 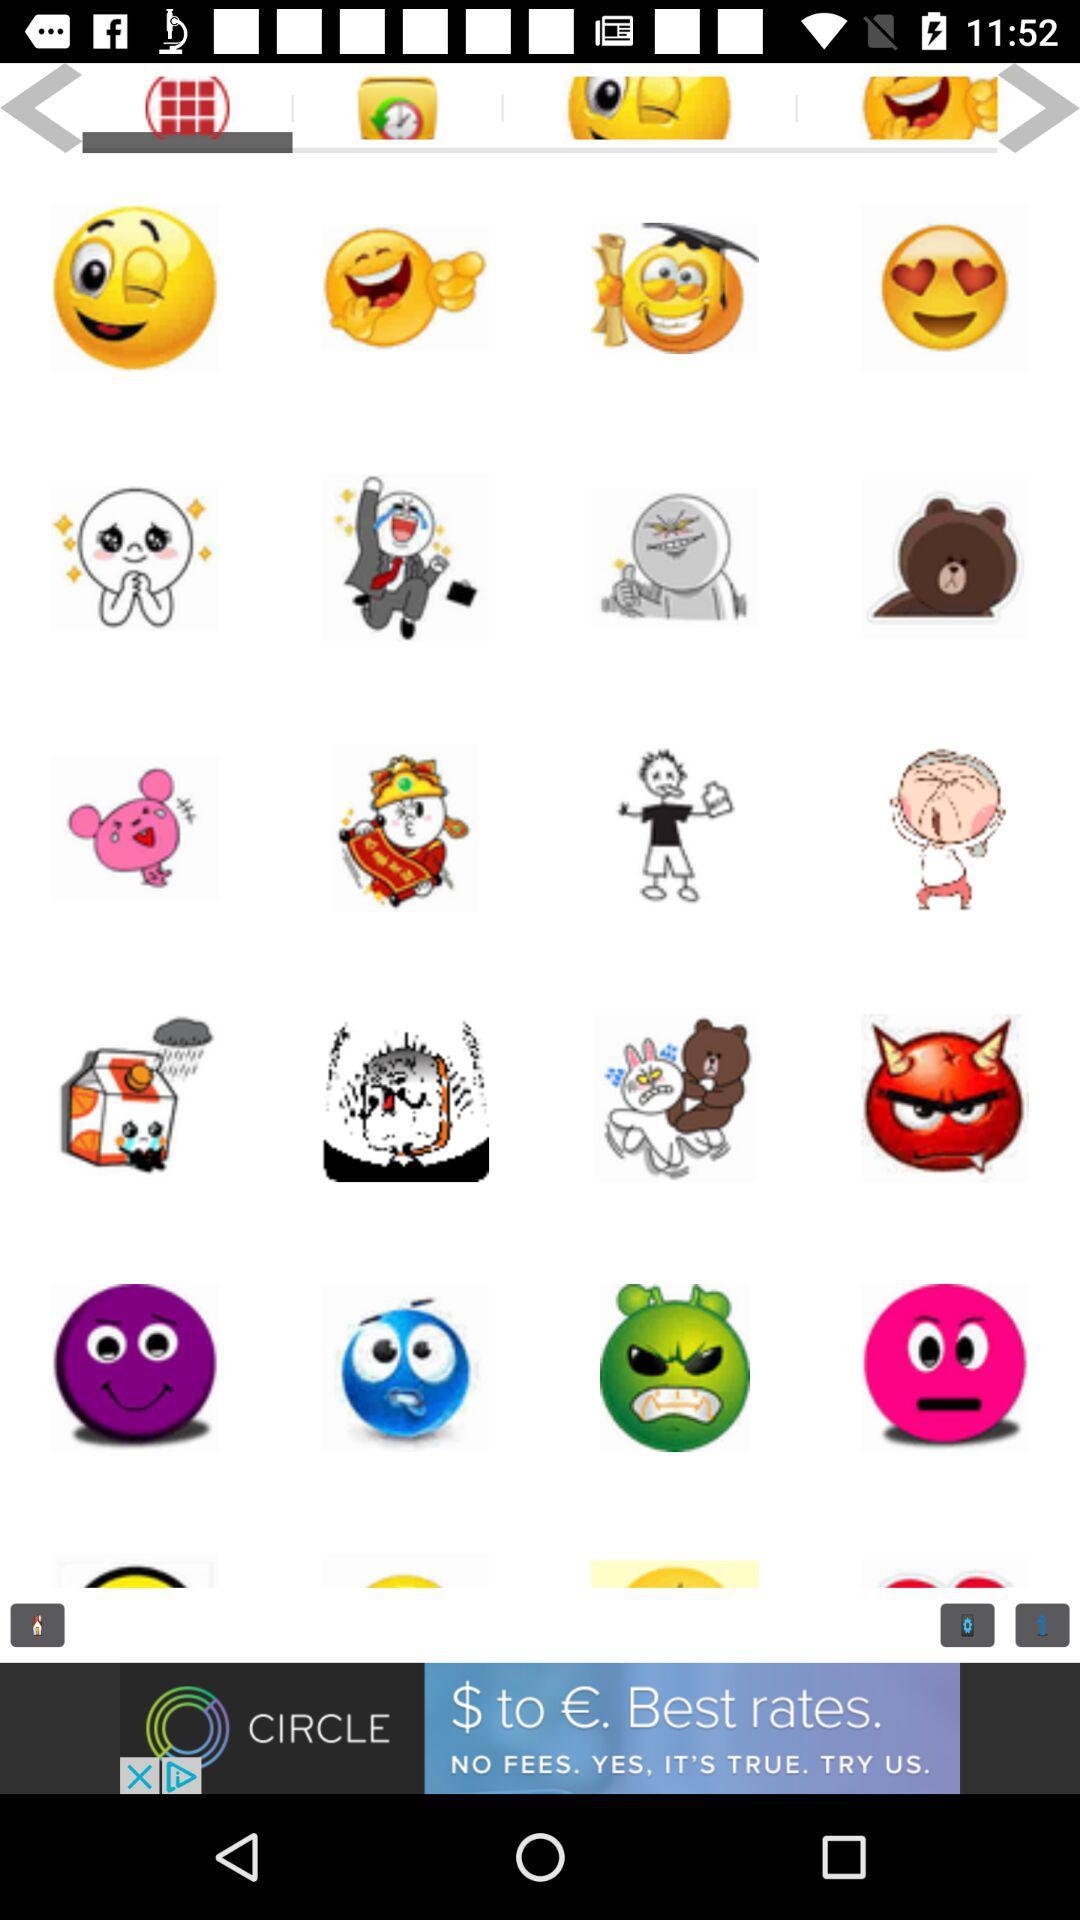 I want to click on sticker button, so click(x=675, y=557).